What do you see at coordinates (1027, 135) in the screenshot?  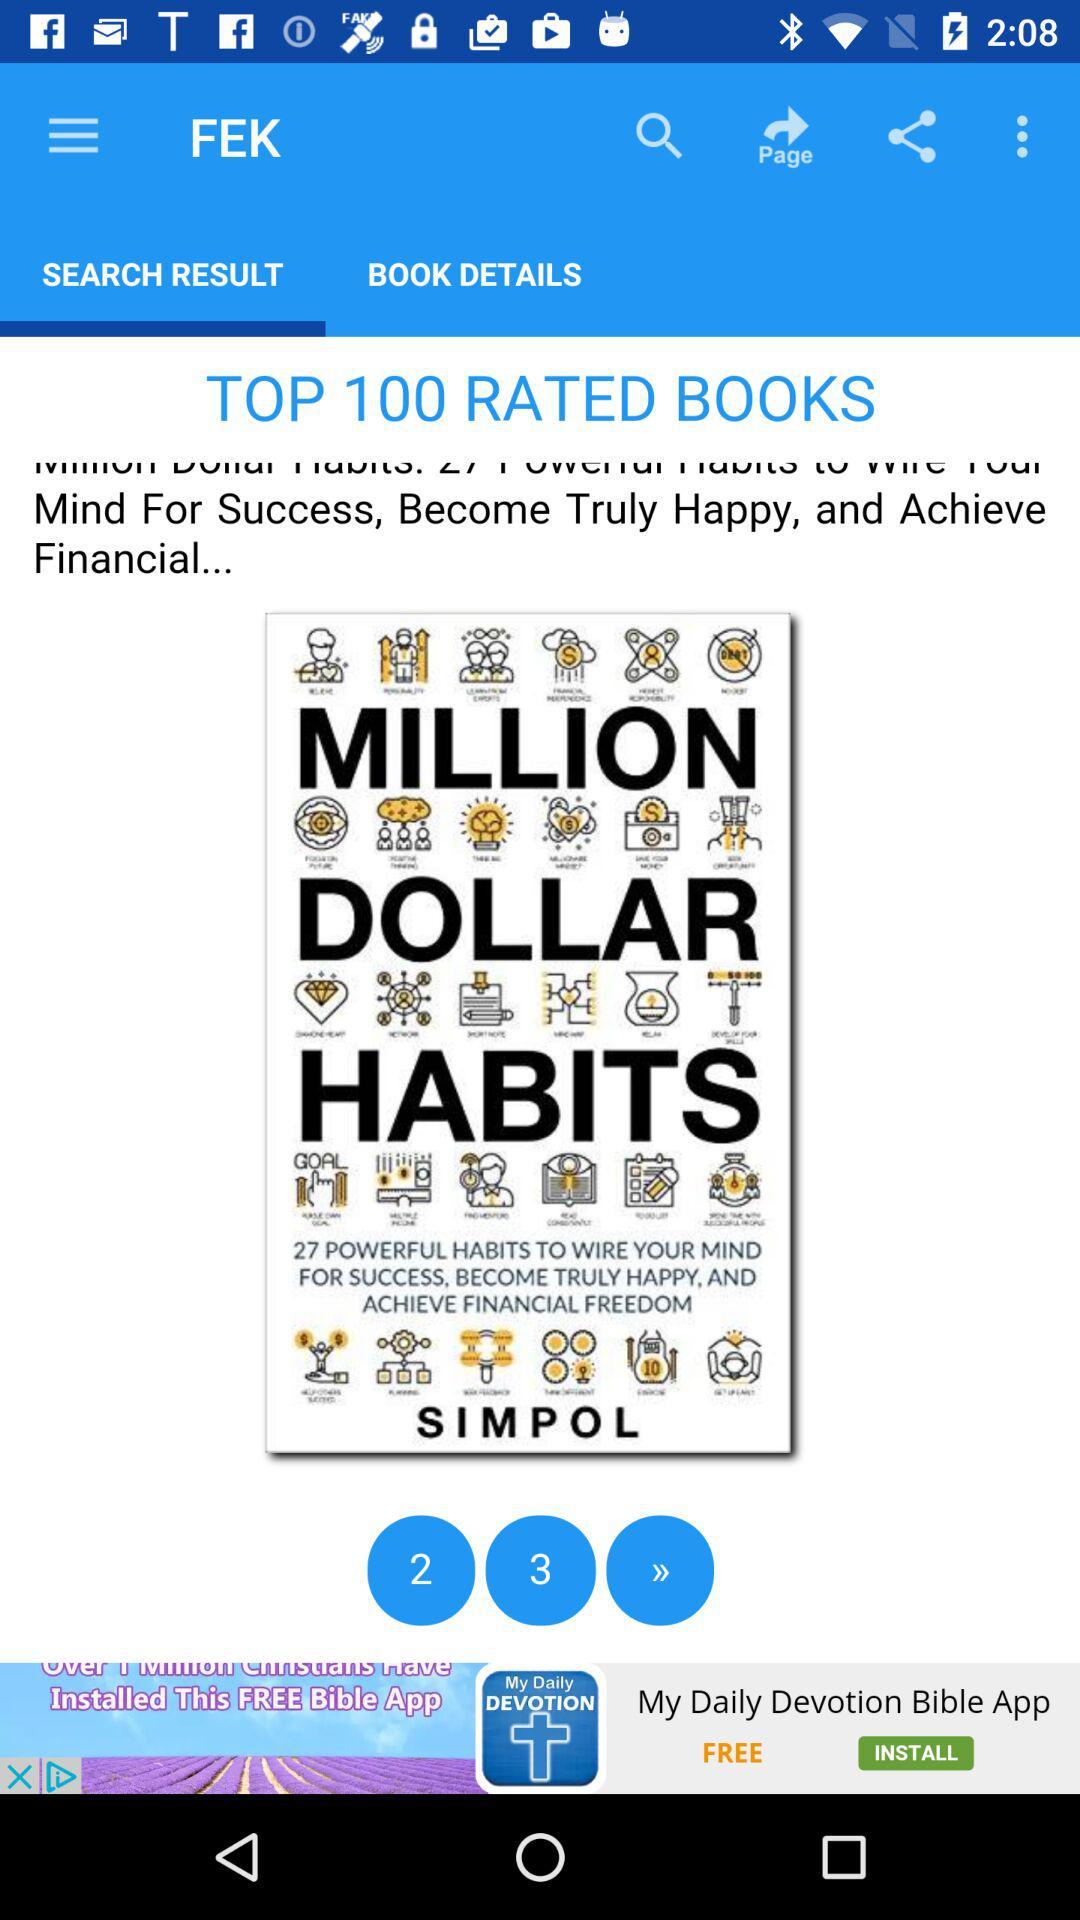 I see `the more icon` at bounding box center [1027, 135].